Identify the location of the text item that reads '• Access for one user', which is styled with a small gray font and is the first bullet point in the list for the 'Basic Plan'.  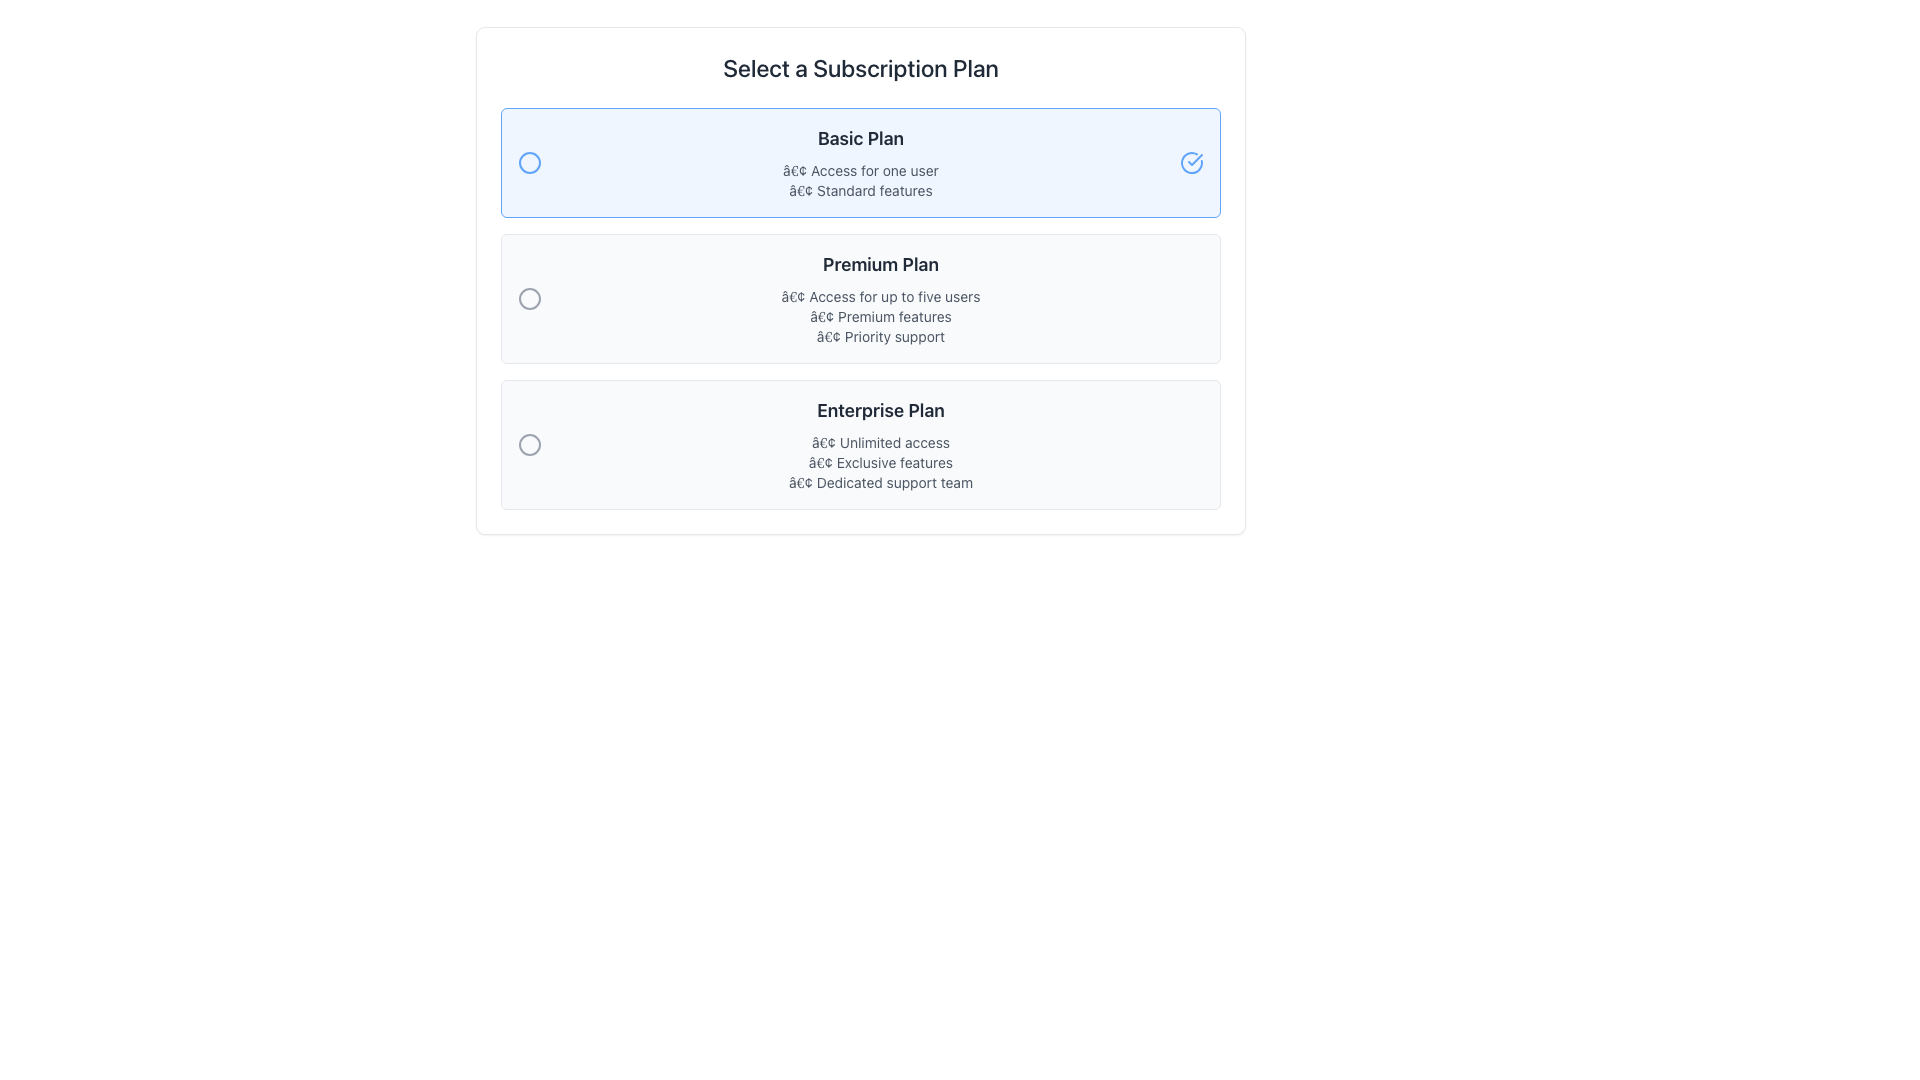
(860, 169).